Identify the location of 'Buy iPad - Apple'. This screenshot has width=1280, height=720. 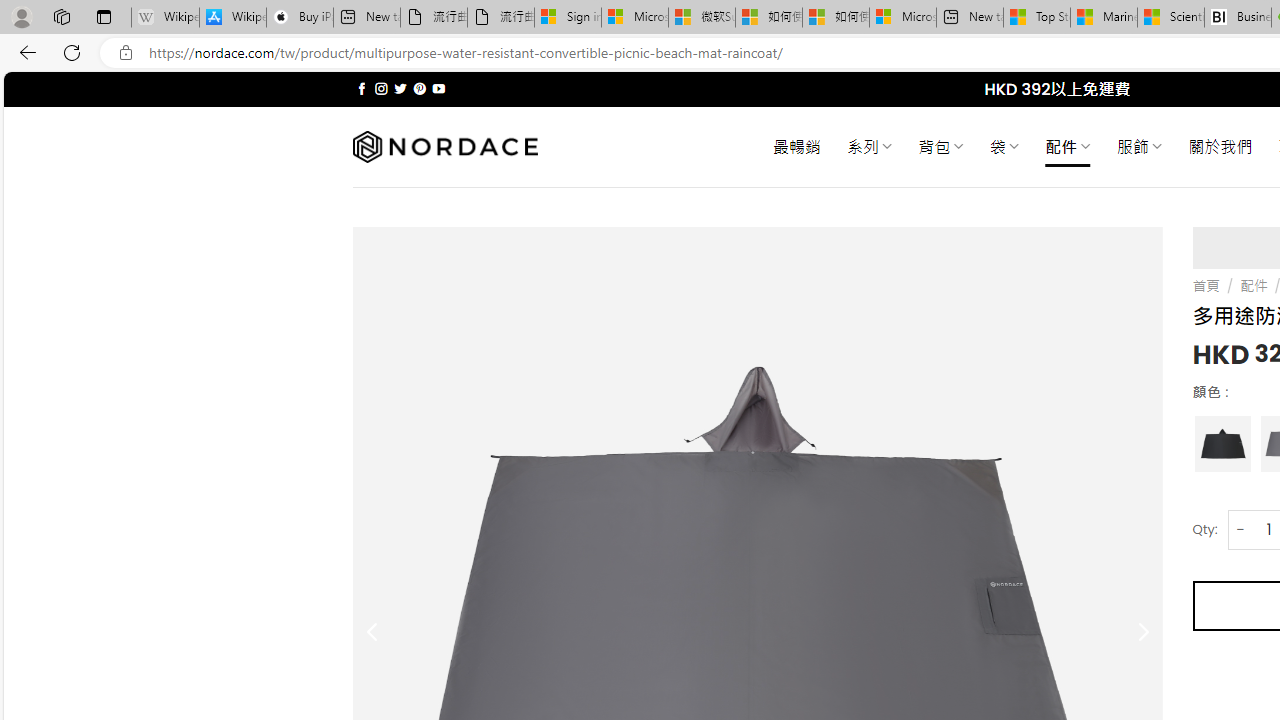
(299, 17).